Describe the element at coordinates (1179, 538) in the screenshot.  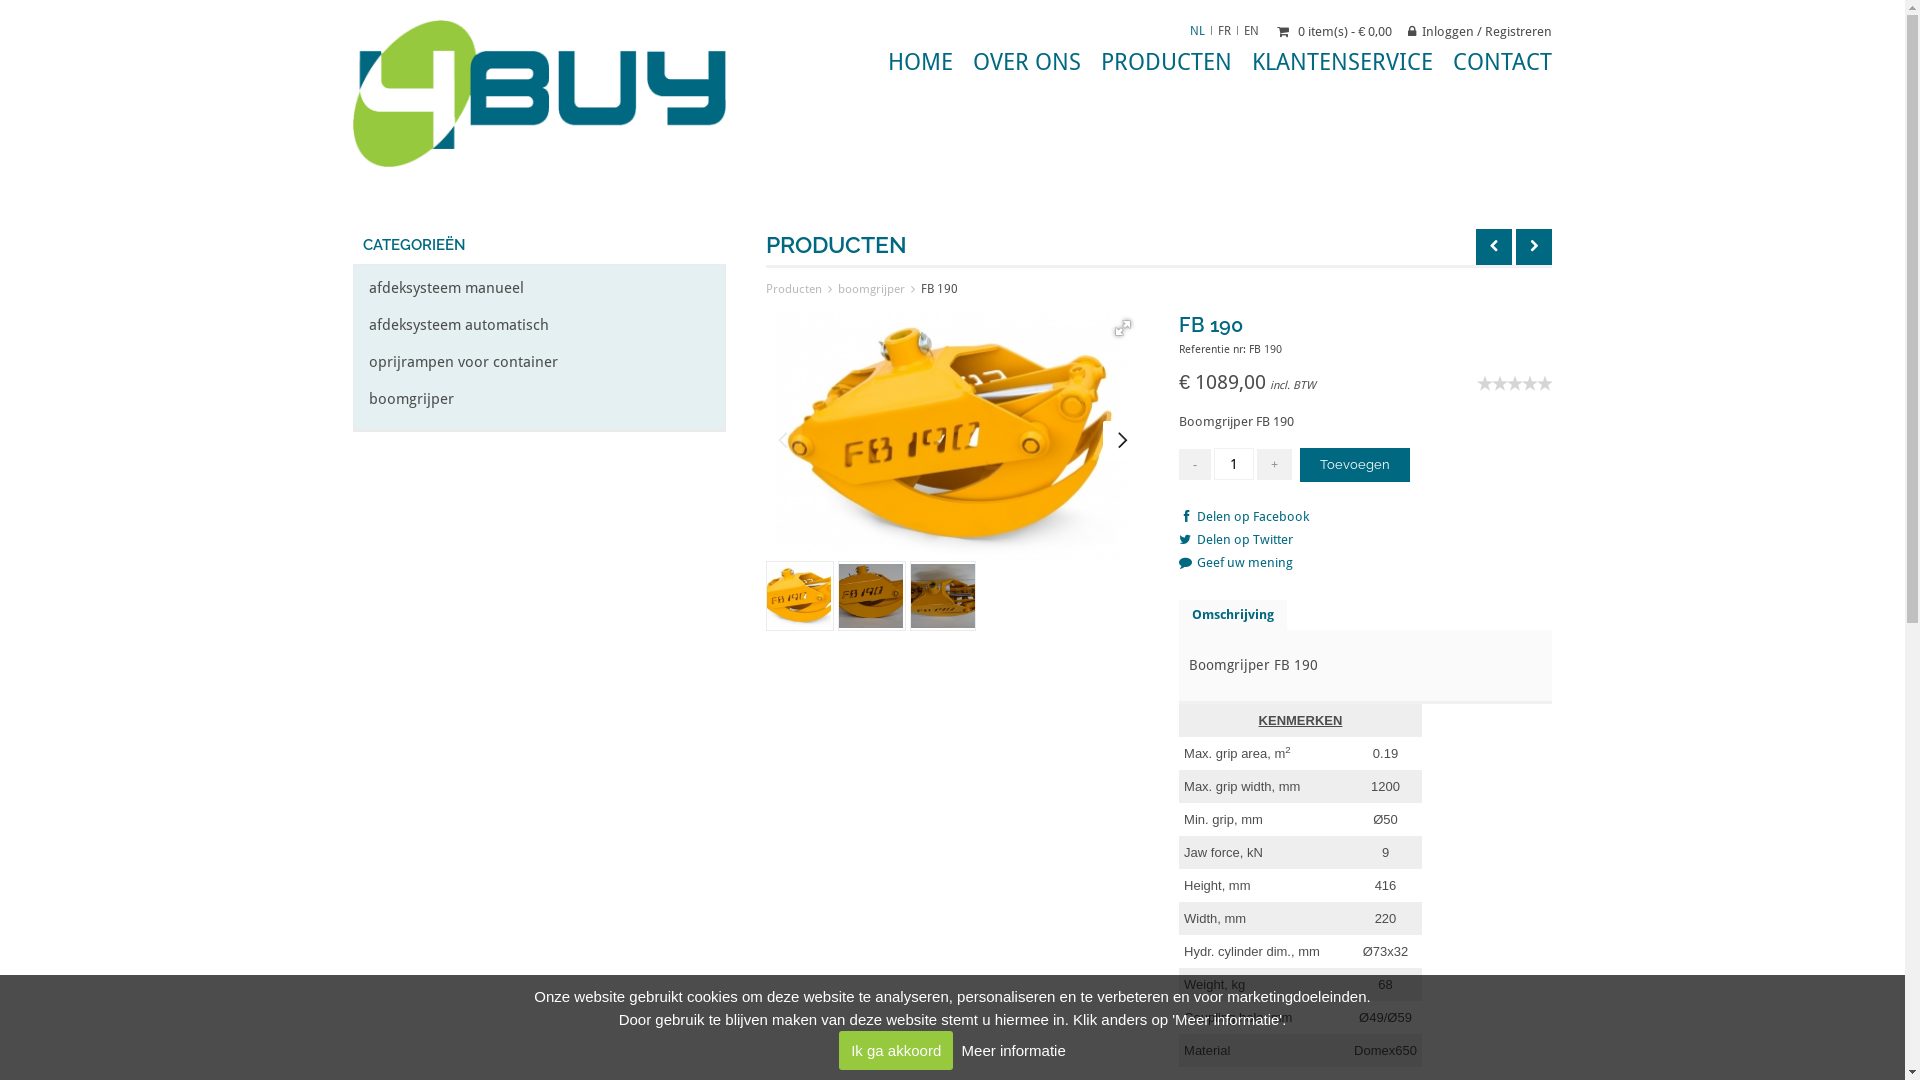
I see `'Delen op Twitter'` at that location.